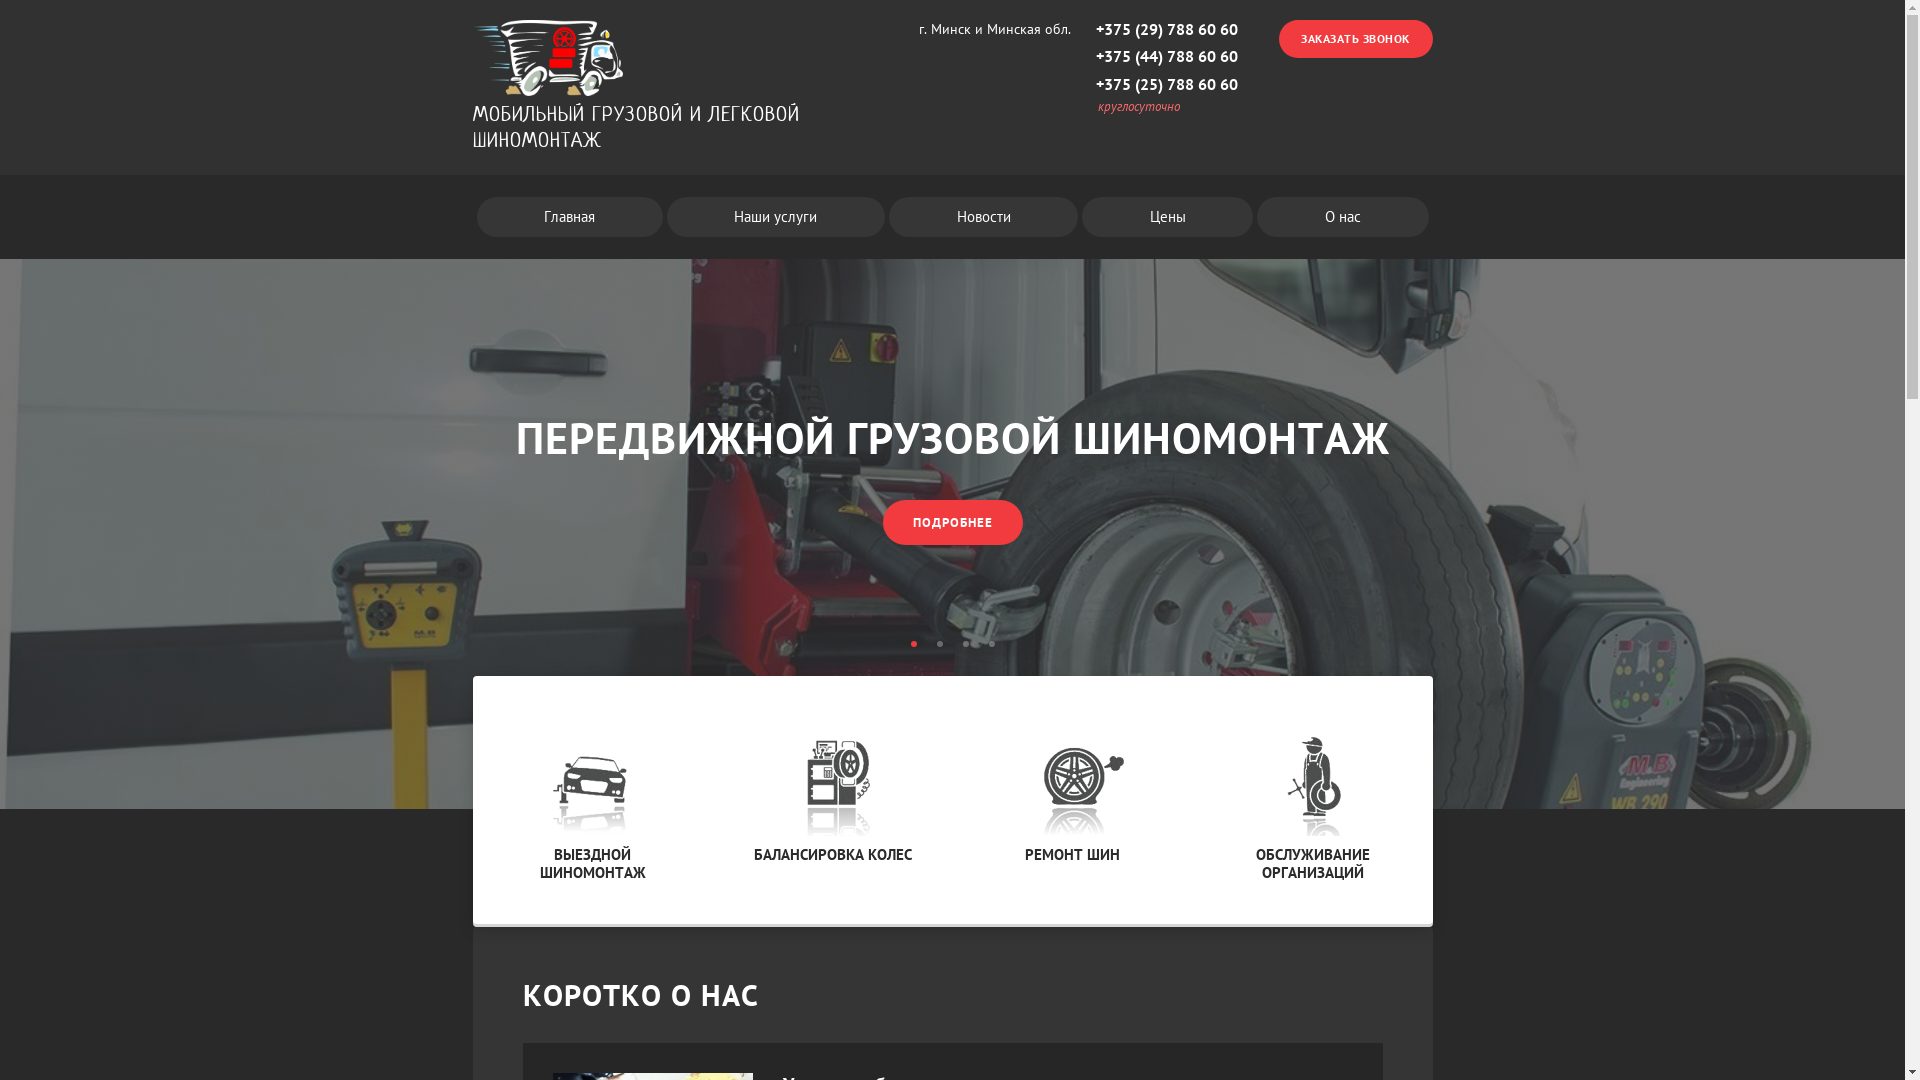 The height and width of the screenshot is (1080, 1920). Describe the element at coordinates (1094, 55) in the screenshot. I see `'+375 (44) 788 60 60'` at that location.